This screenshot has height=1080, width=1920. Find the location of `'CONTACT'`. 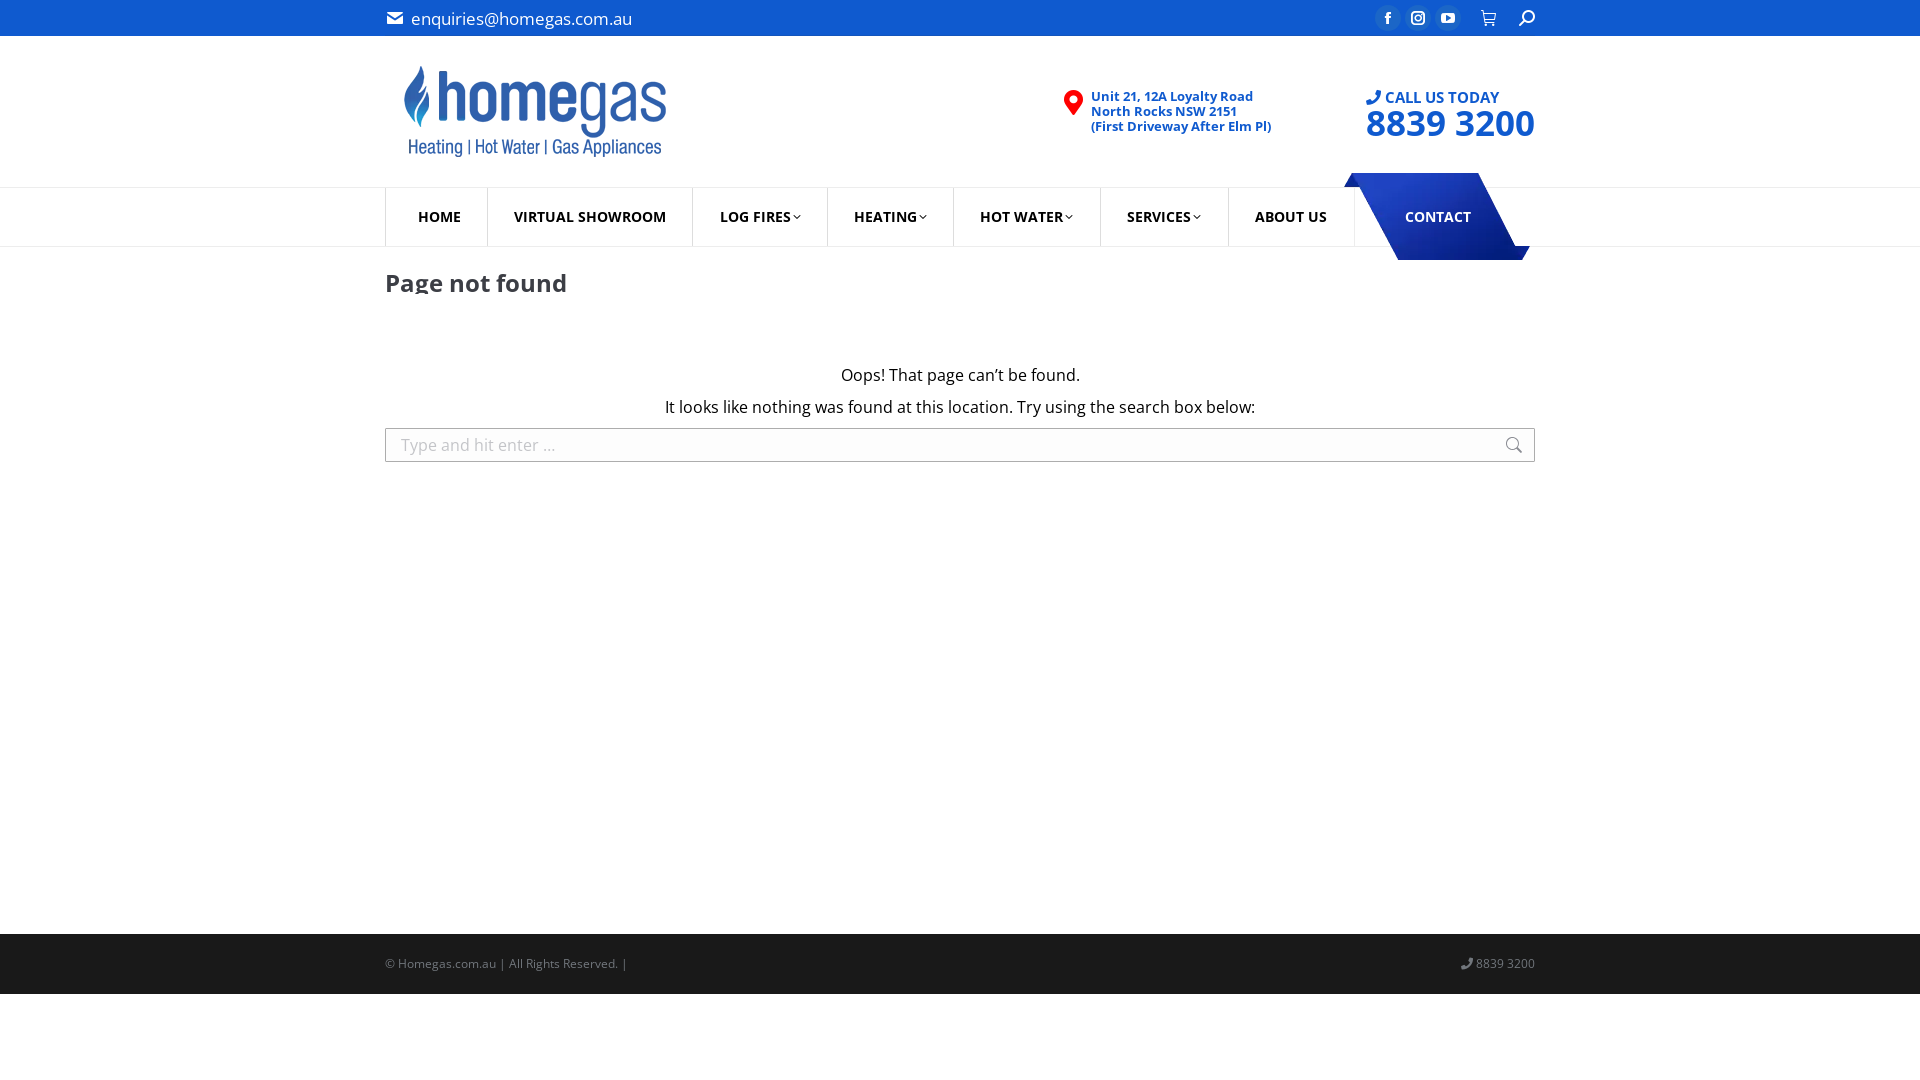

'CONTACT' is located at coordinates (1436, 216).